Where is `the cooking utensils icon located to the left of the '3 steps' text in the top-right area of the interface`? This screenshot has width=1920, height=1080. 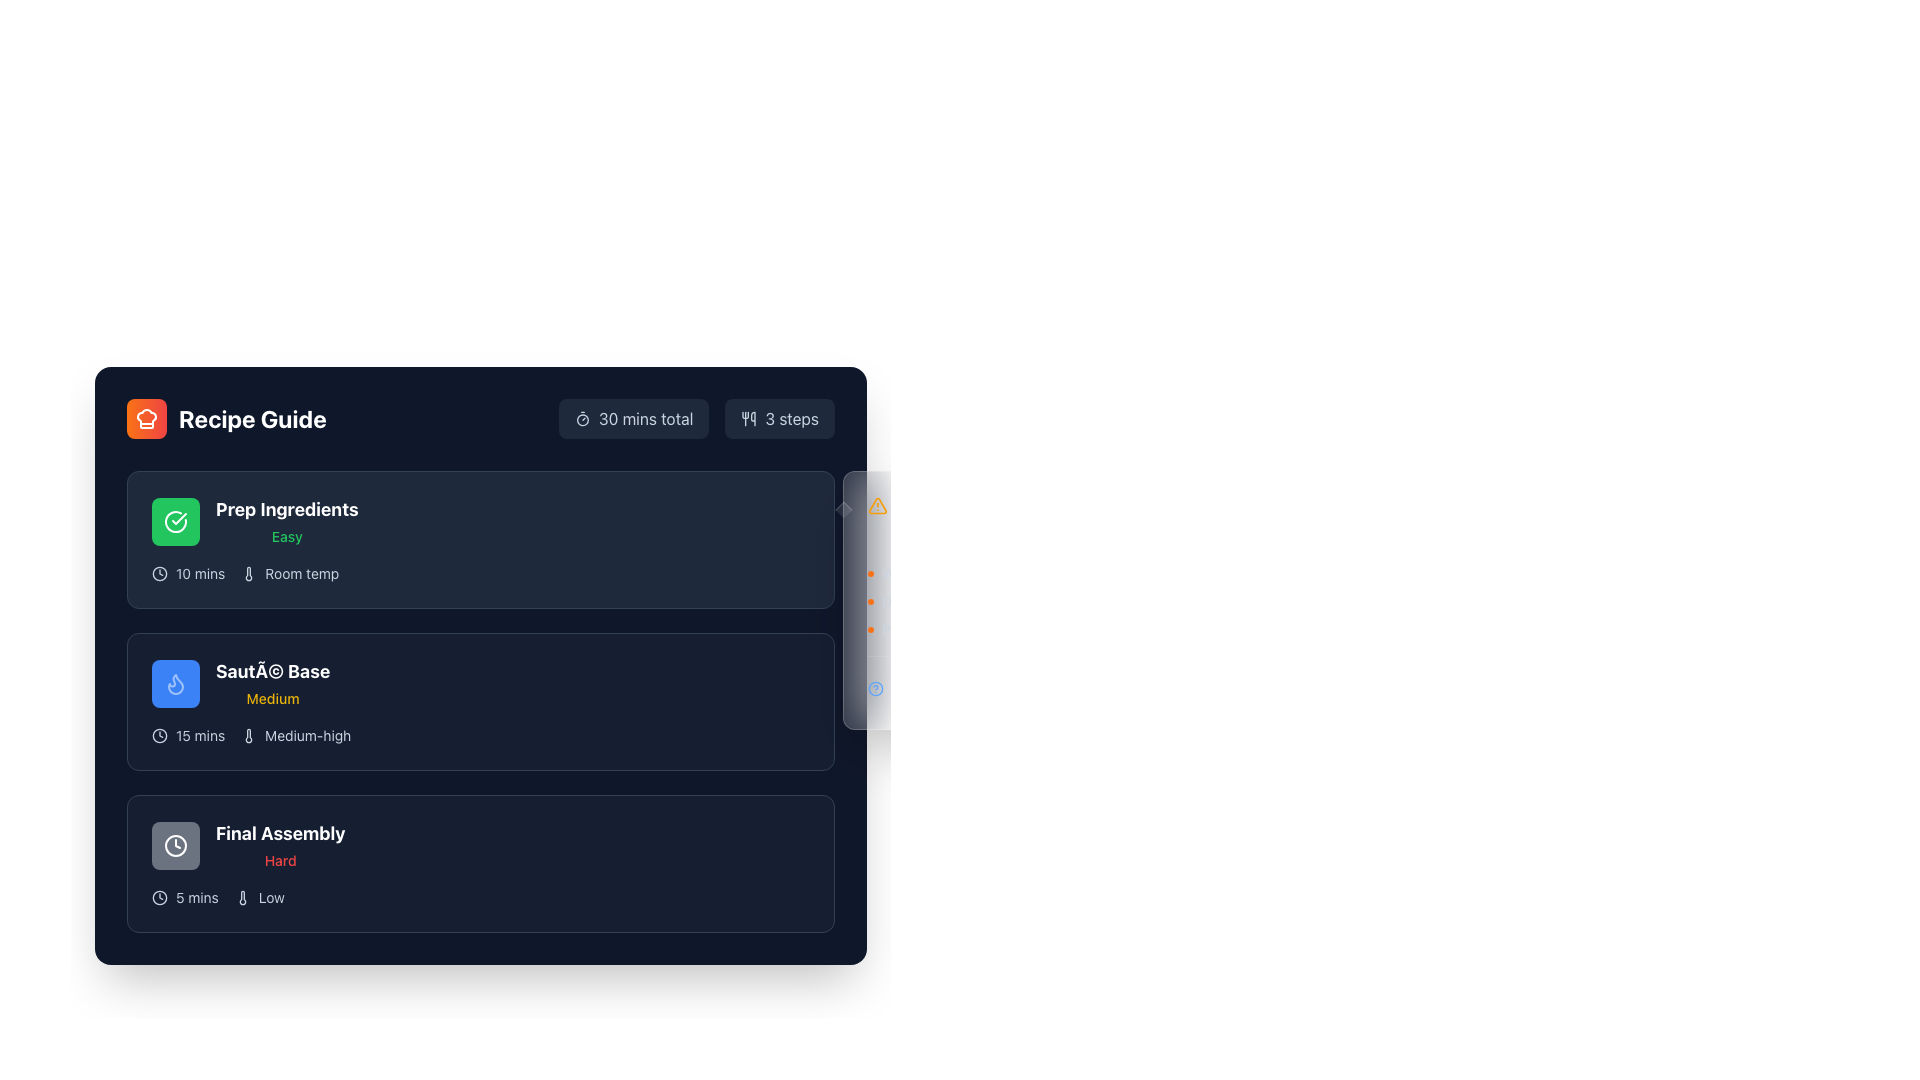 the cooking utensils icon located to the left of the '3 steps' text in the top-right area of the interface is located at coordinates (748, 418).